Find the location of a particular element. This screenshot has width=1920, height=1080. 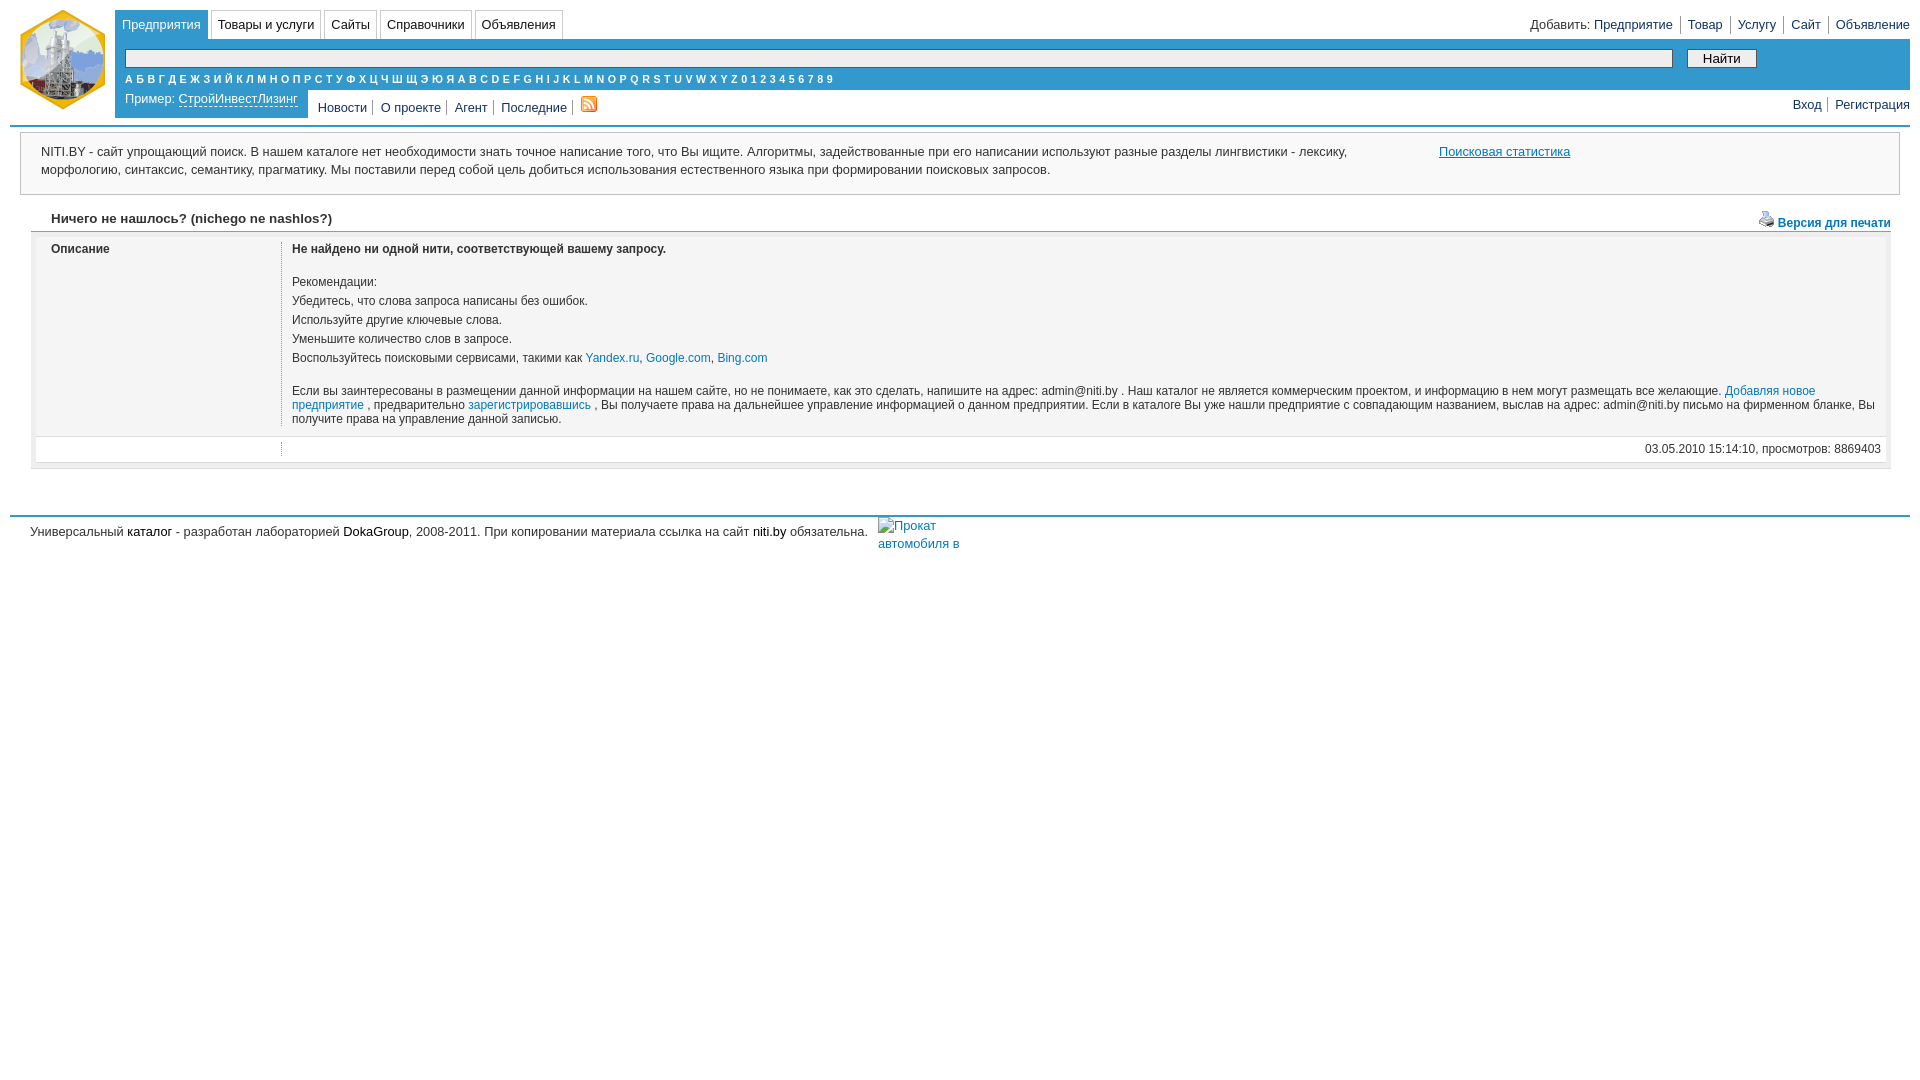

'E' is located at coordinates (506, 77).